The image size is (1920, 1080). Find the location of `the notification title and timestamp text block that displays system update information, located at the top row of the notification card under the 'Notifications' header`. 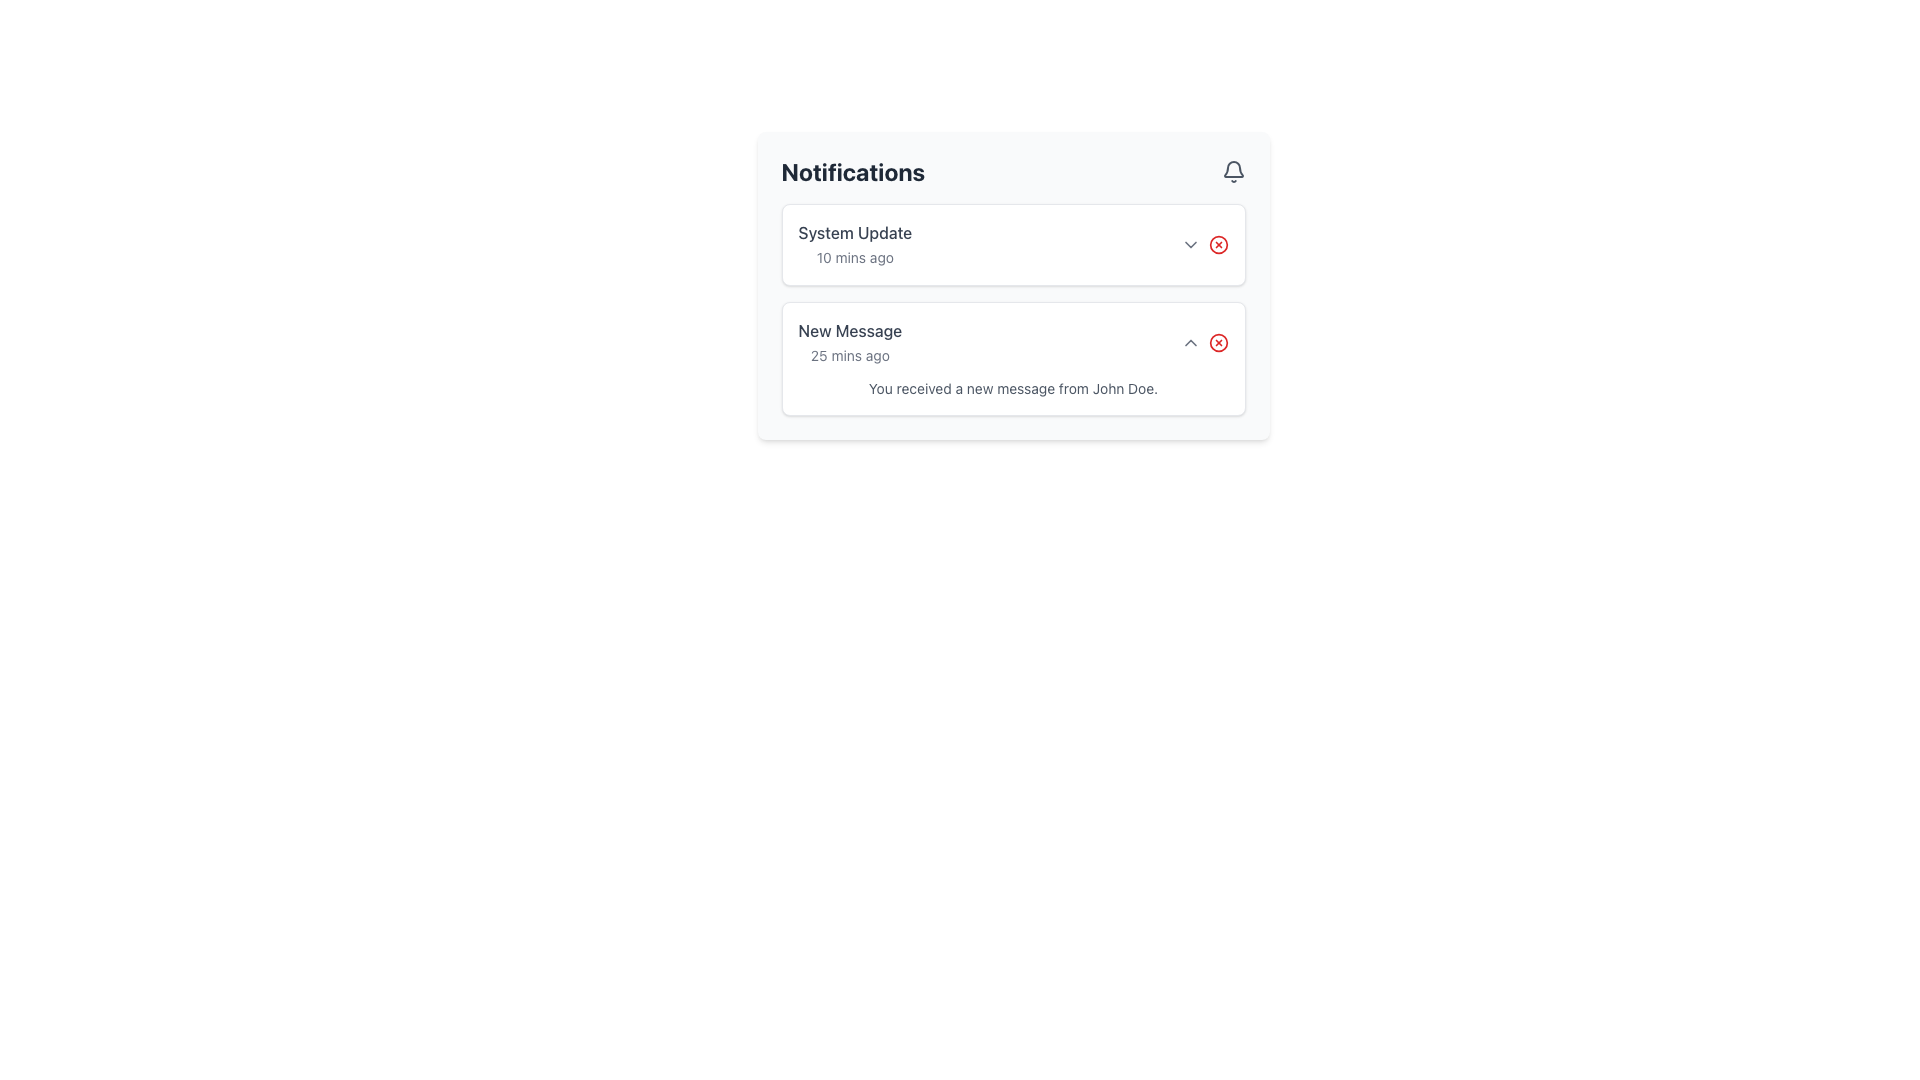

the notification title and timestamp text block that displays system update information, located at the top row of the notification card under the 'Notifications' header is located at coordinates (855, 244).